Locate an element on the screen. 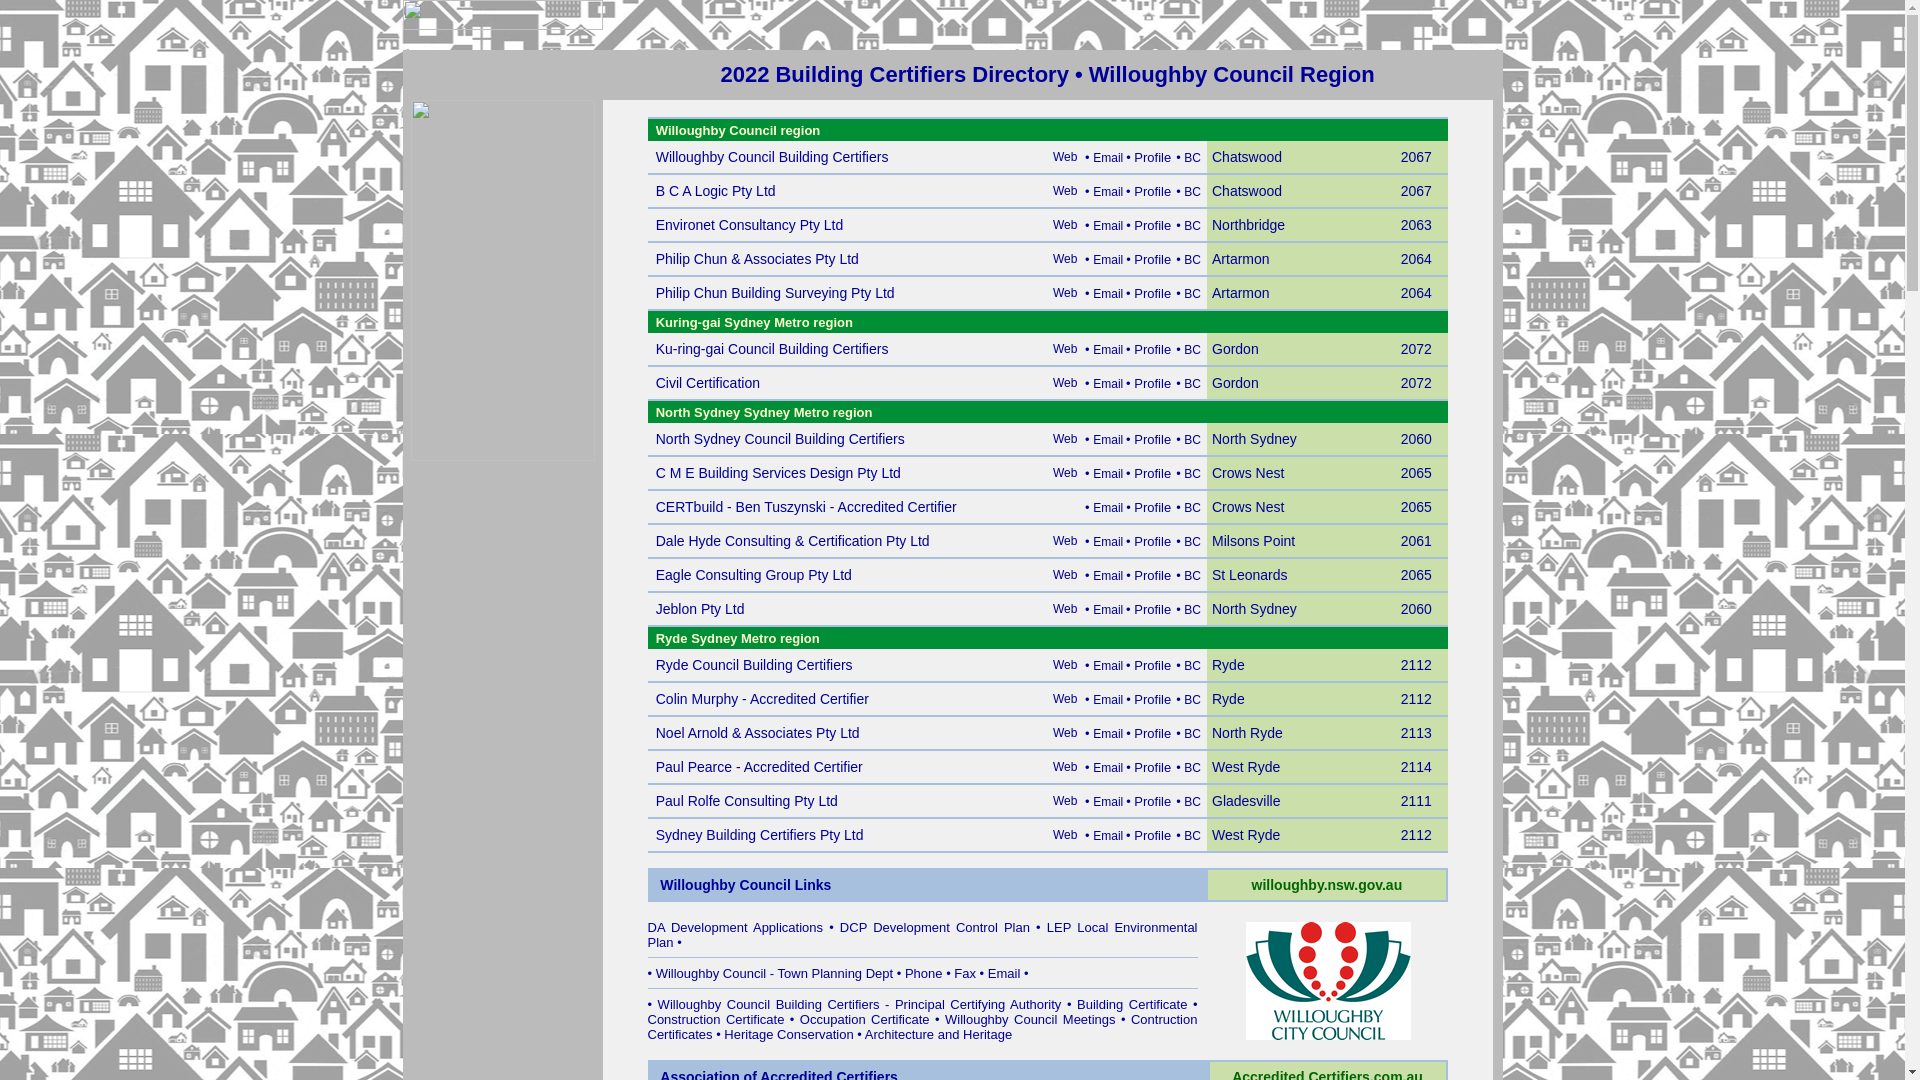  'Kuring-gai Sydney Metro region' is located at coordinates (656, 320).